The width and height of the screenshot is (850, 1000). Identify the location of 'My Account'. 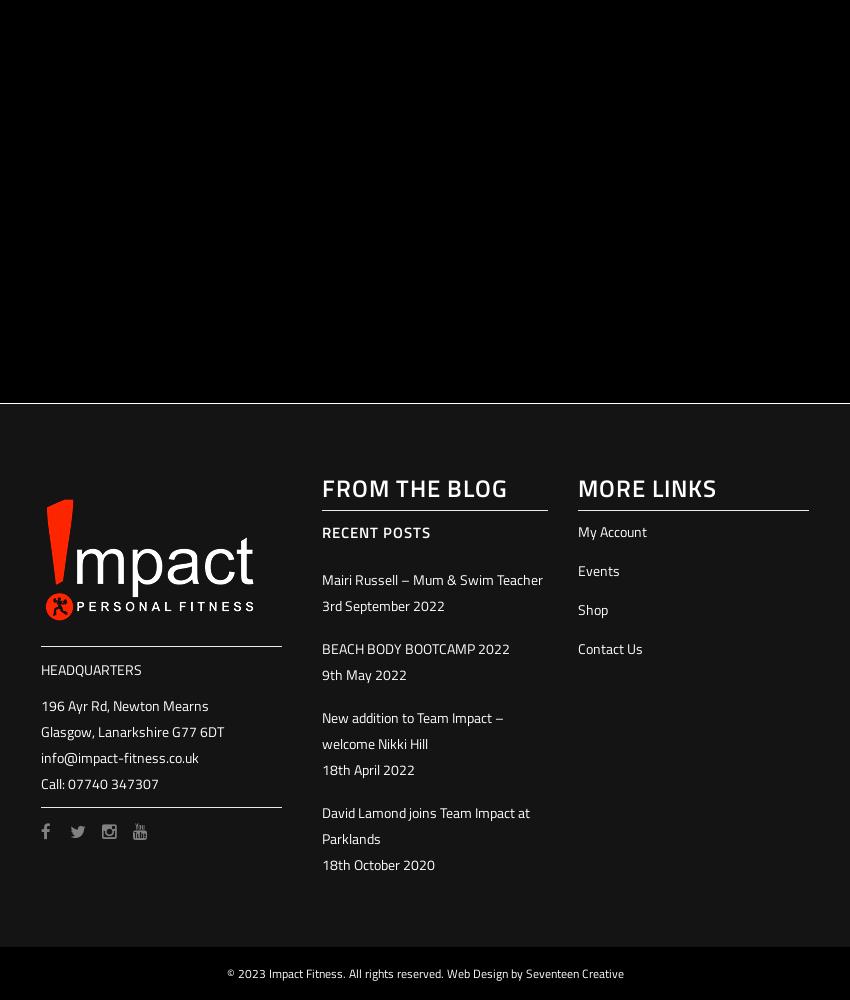
(576, 531).